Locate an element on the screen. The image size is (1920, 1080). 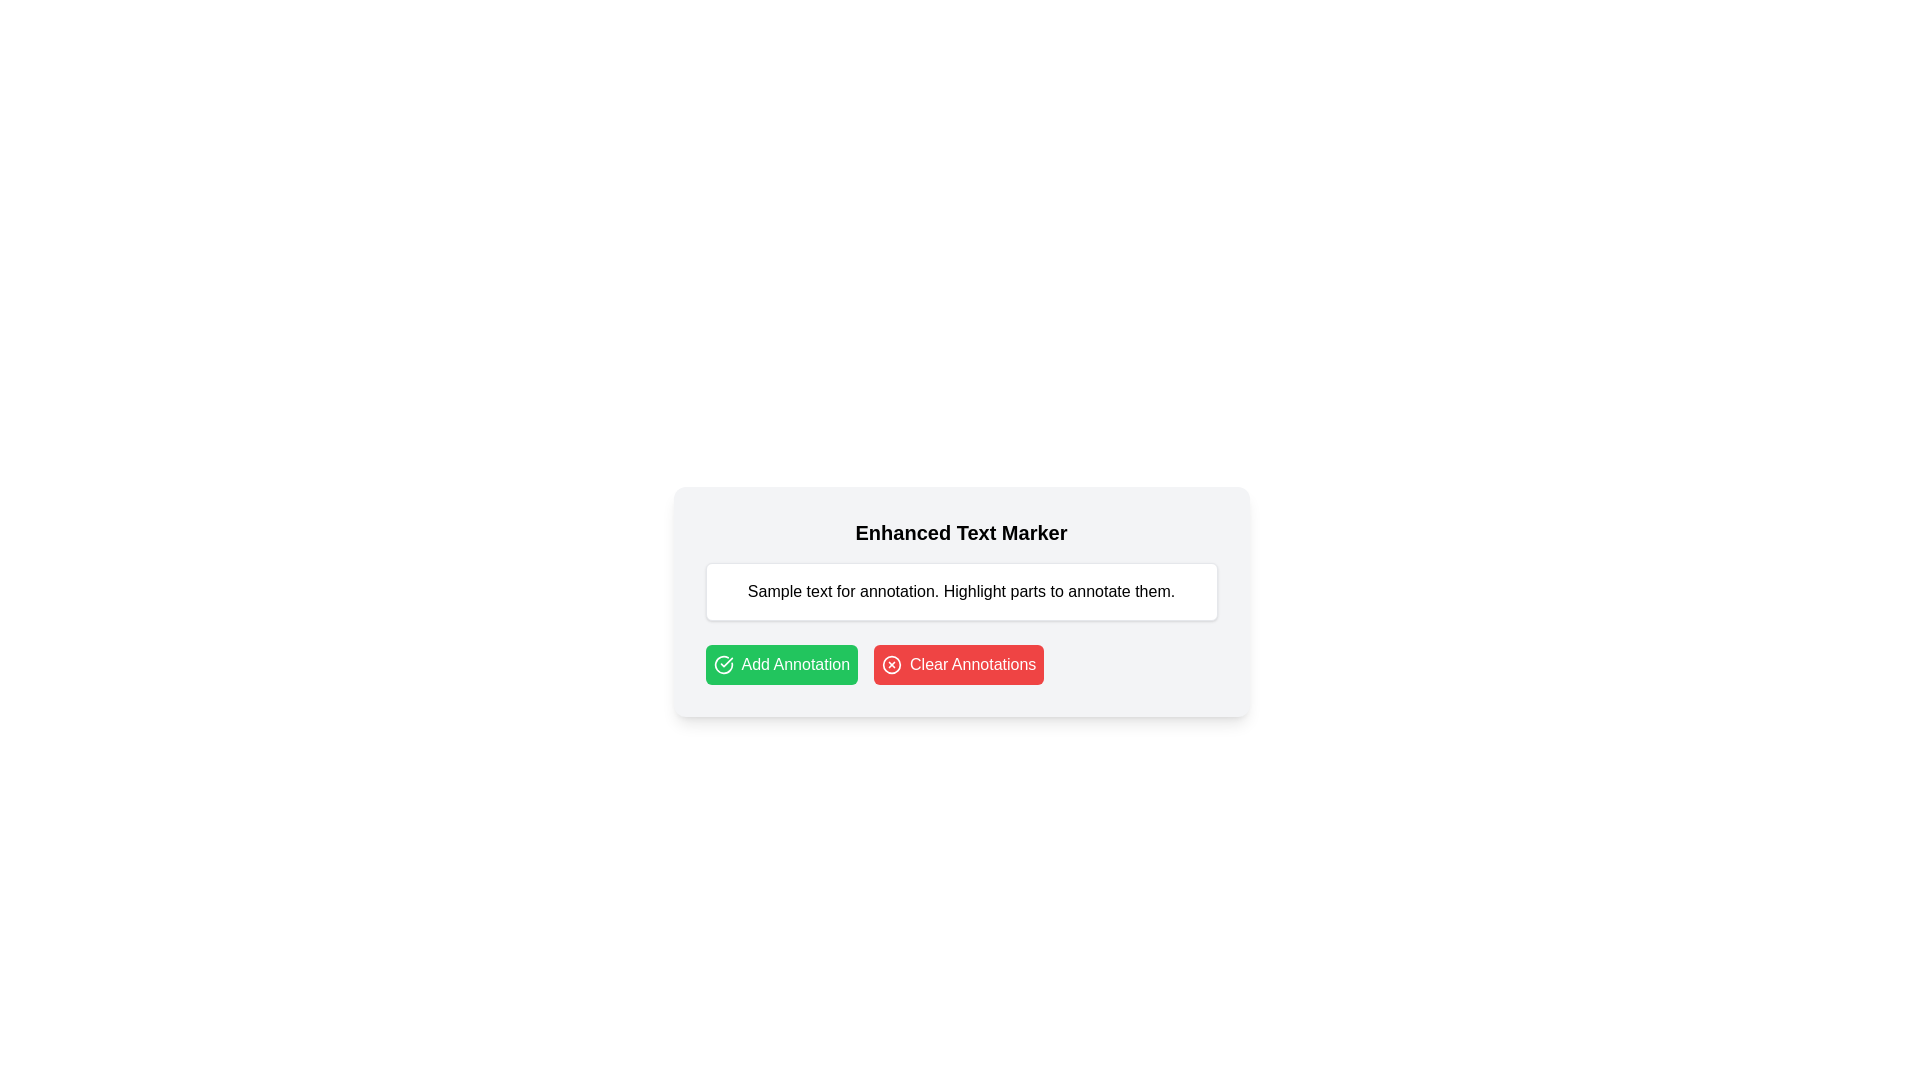
the letter 'g' in the word 'Highlight' within the text content area under the heading 'Enhanced Text Marker.' is located at coordinates (988, 590).